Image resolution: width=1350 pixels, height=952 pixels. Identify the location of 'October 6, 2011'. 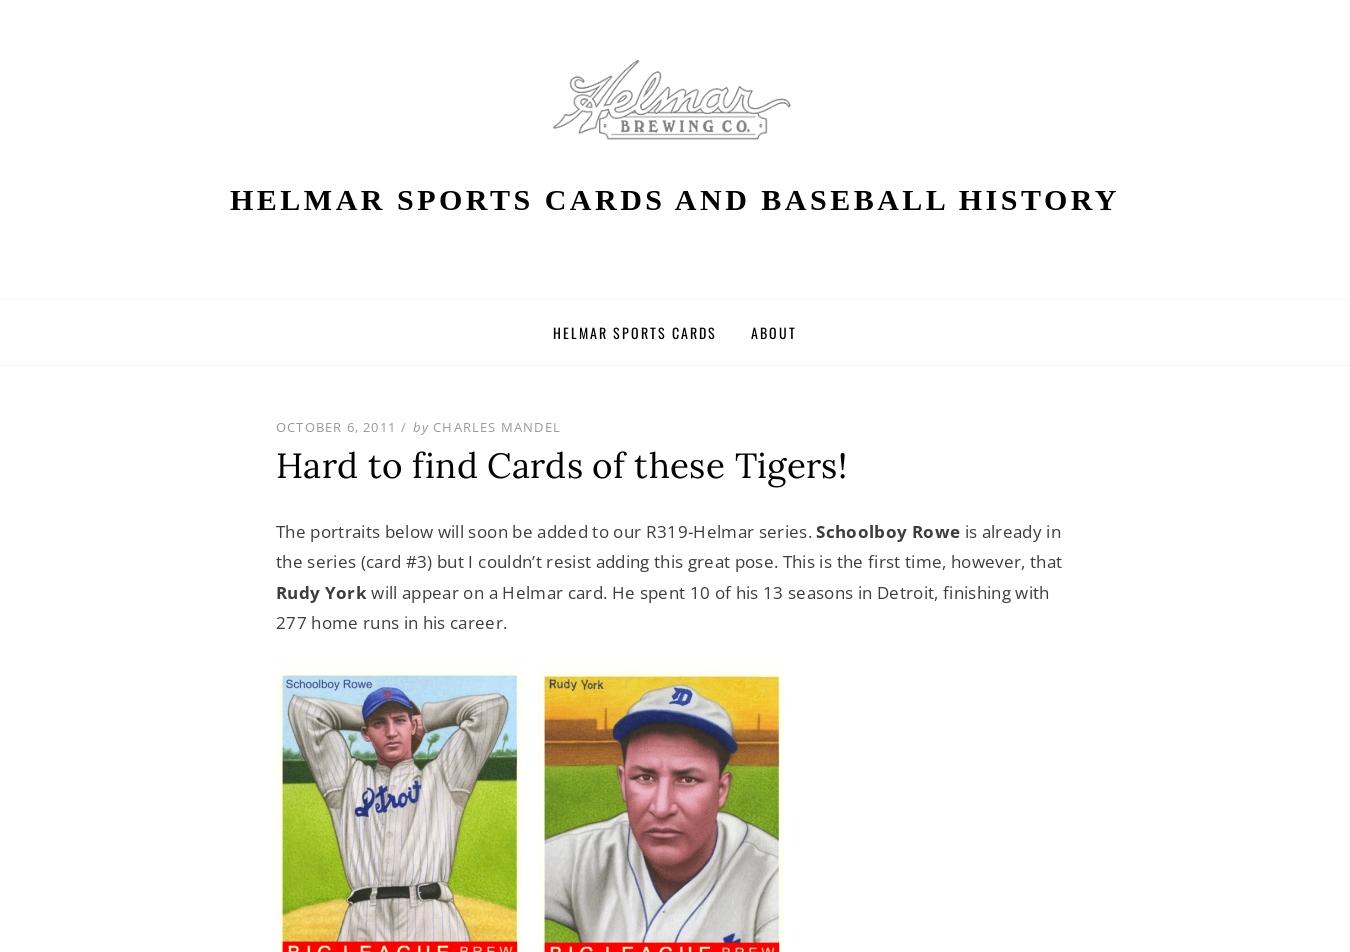
(335, 426).